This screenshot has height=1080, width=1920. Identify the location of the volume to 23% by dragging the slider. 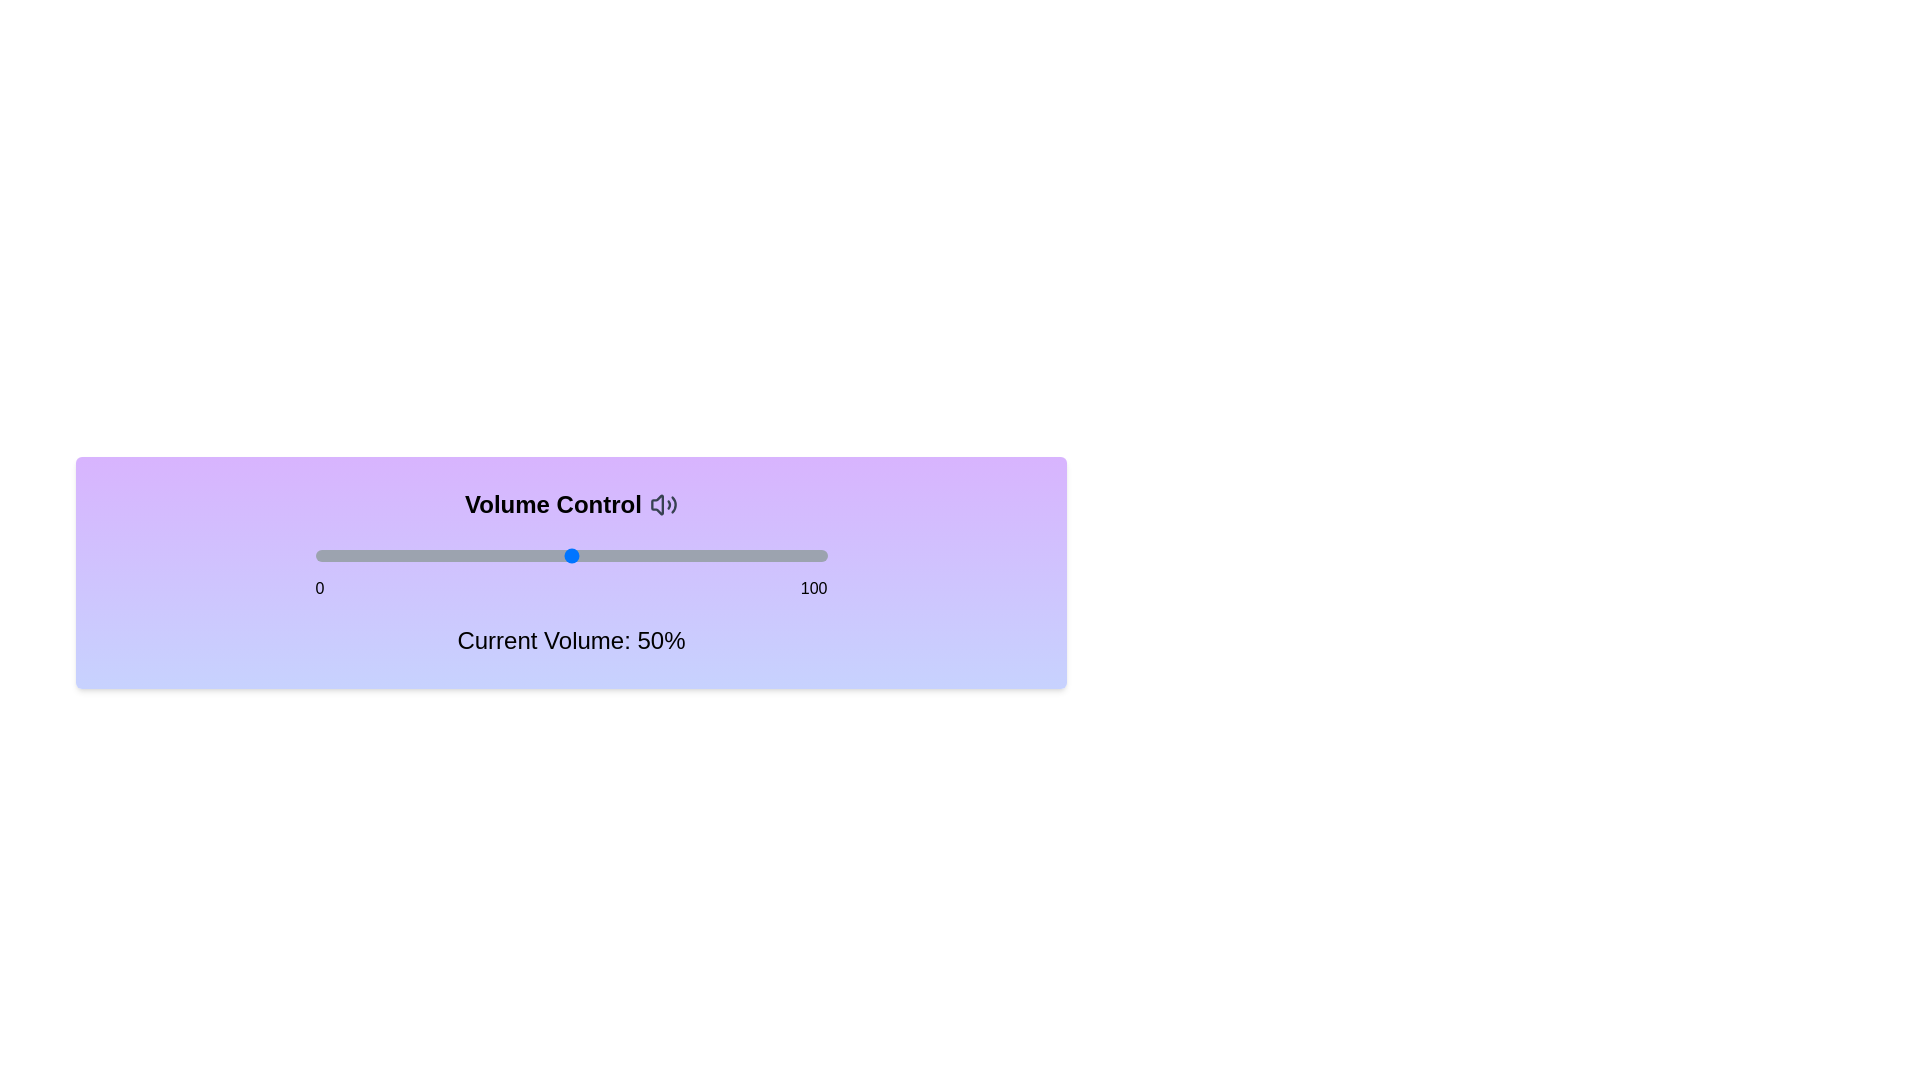
(432, 555).